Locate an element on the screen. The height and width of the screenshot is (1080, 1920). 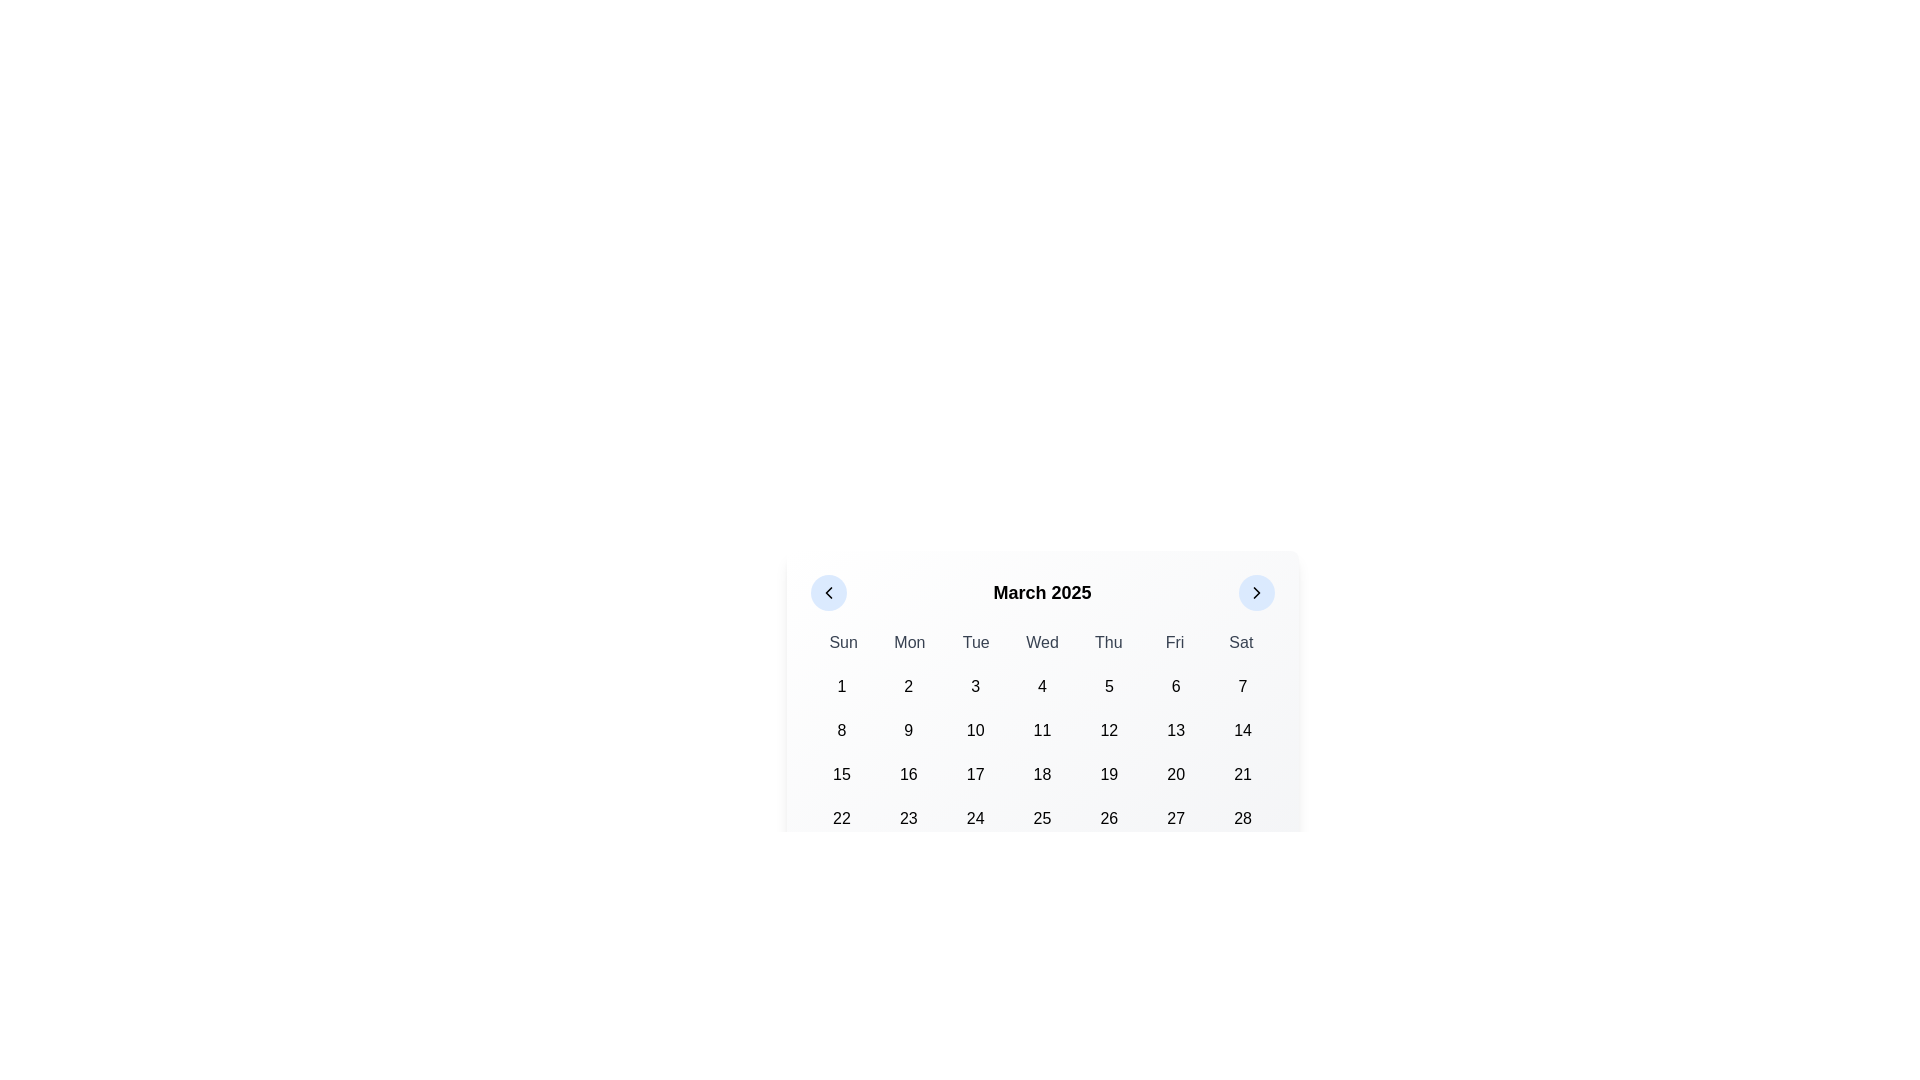
the text label displaying 'Thu', which is styled in gray and located in the upper section of the calendar interface, positioned between 'Wed' and 'Fri' is located at coordinates (1107, 643).